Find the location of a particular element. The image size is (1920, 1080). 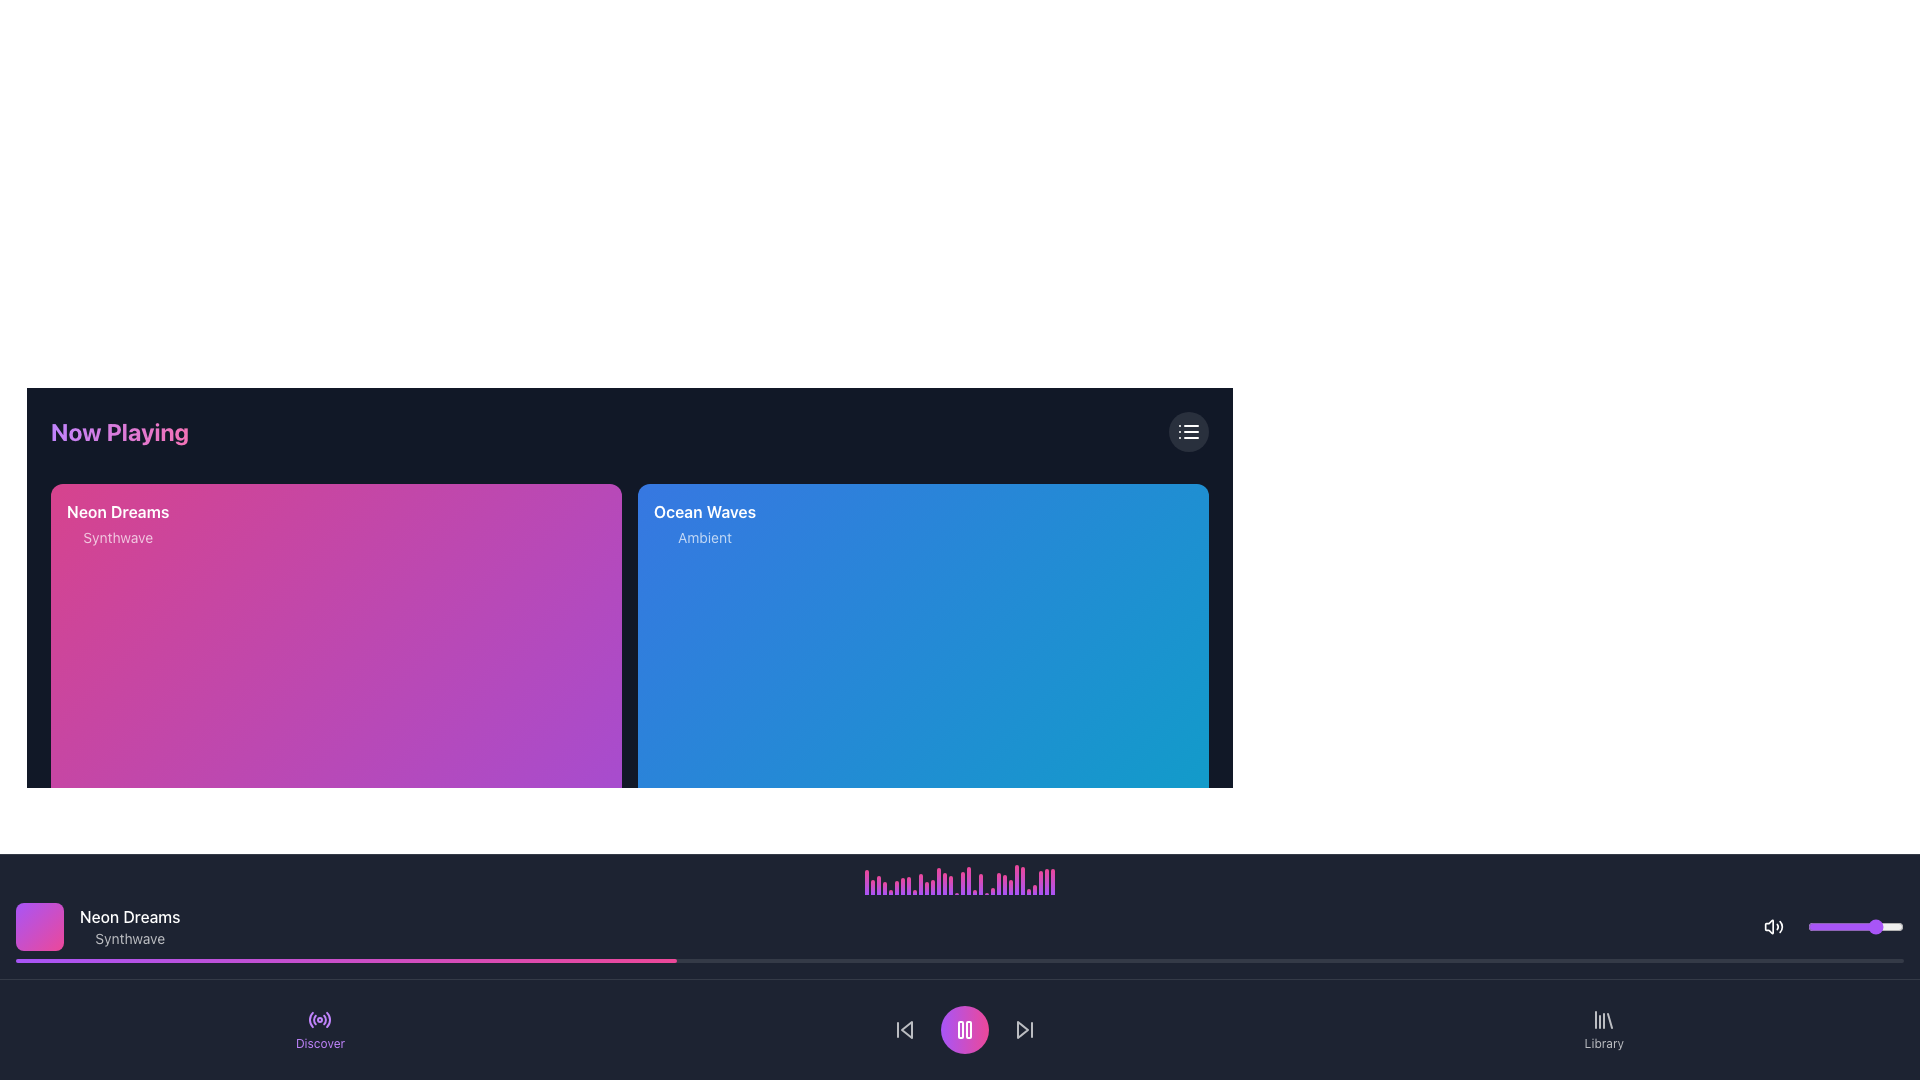

the height changes of the first graphical bar in the audio equalizer, which is centrally located at the bottom of the interface is located at coordinates (867, 879).